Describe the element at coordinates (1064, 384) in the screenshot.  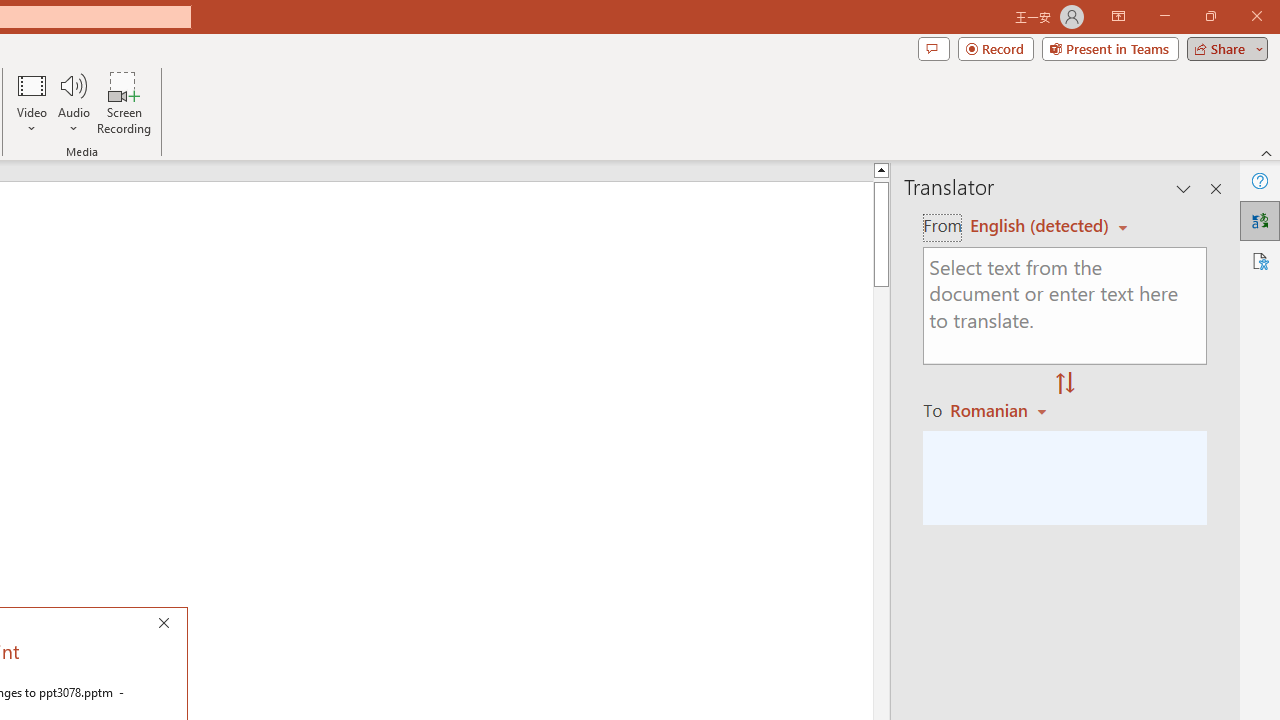
I see `'Swap "from" and "to" languages.'` at that location.